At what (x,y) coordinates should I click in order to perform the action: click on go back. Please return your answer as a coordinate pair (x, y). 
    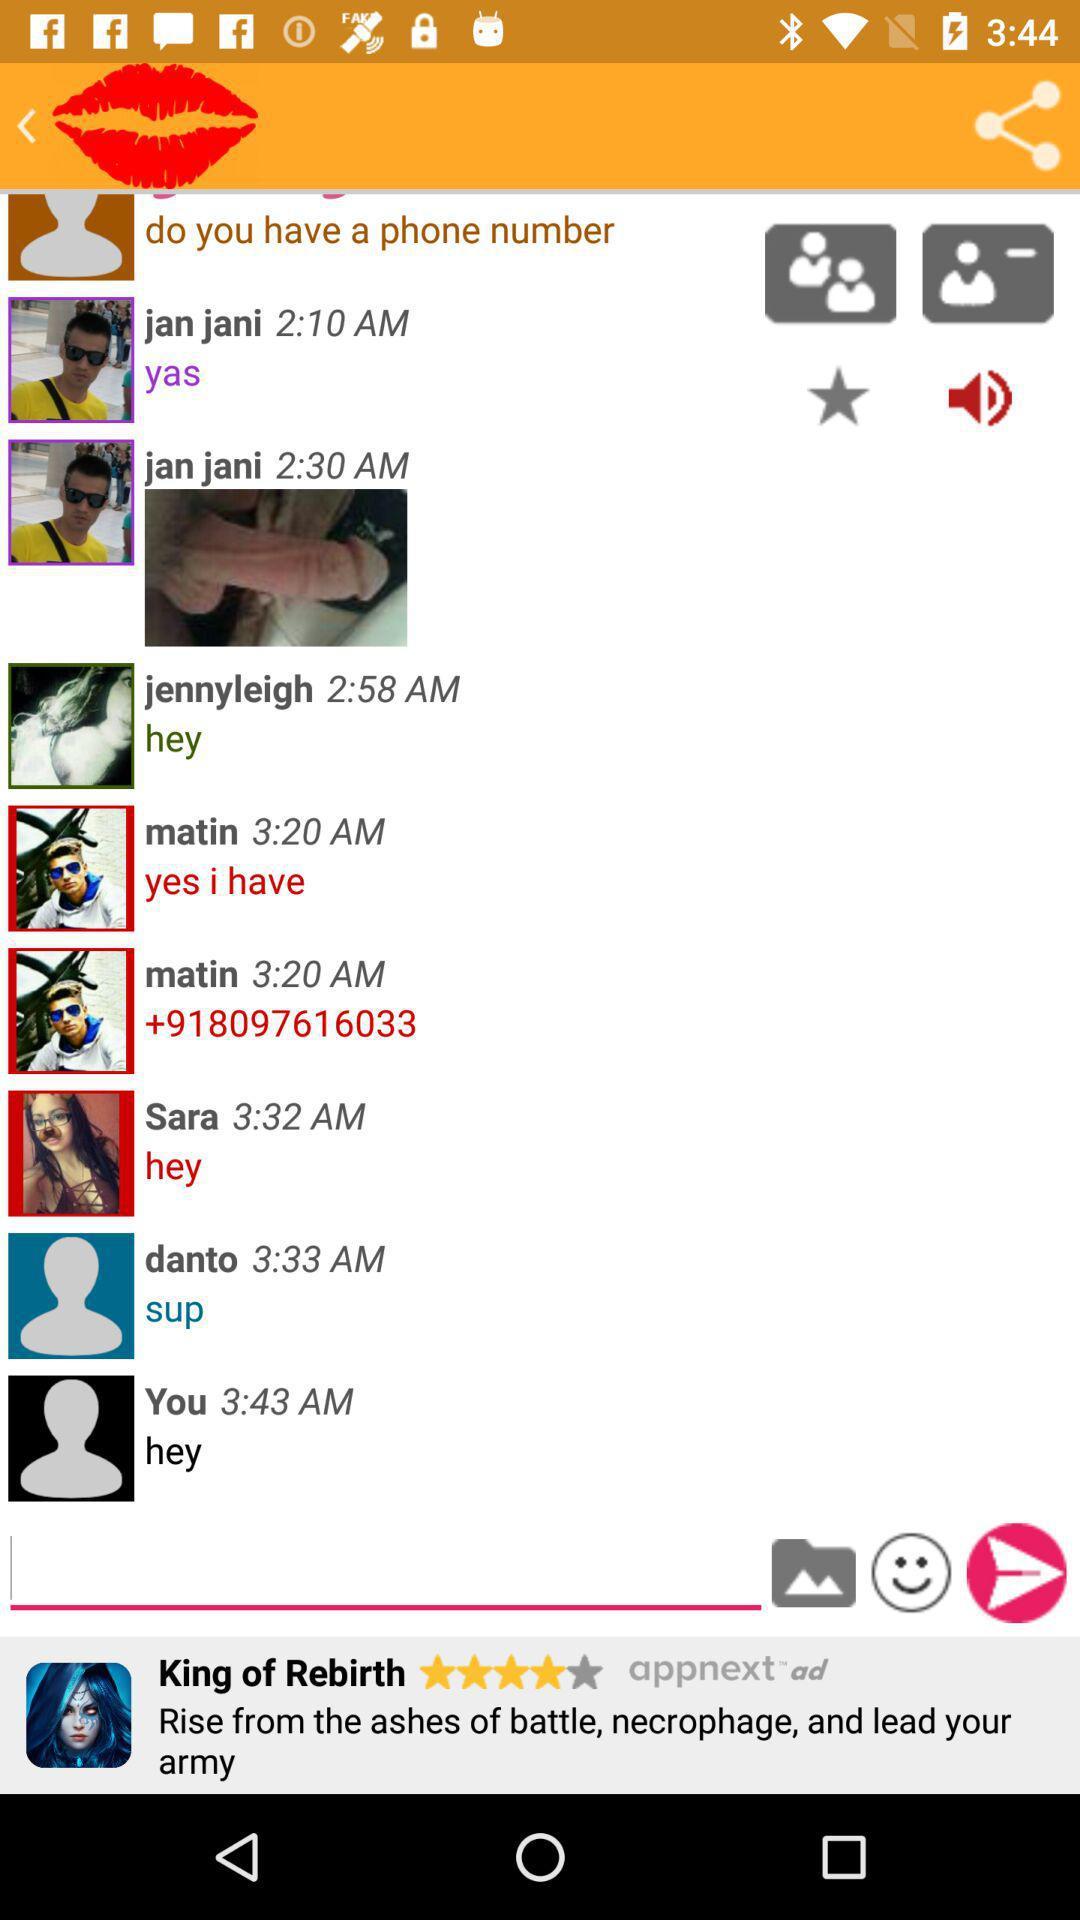
    Looking at the image, I should click on (26, 124).